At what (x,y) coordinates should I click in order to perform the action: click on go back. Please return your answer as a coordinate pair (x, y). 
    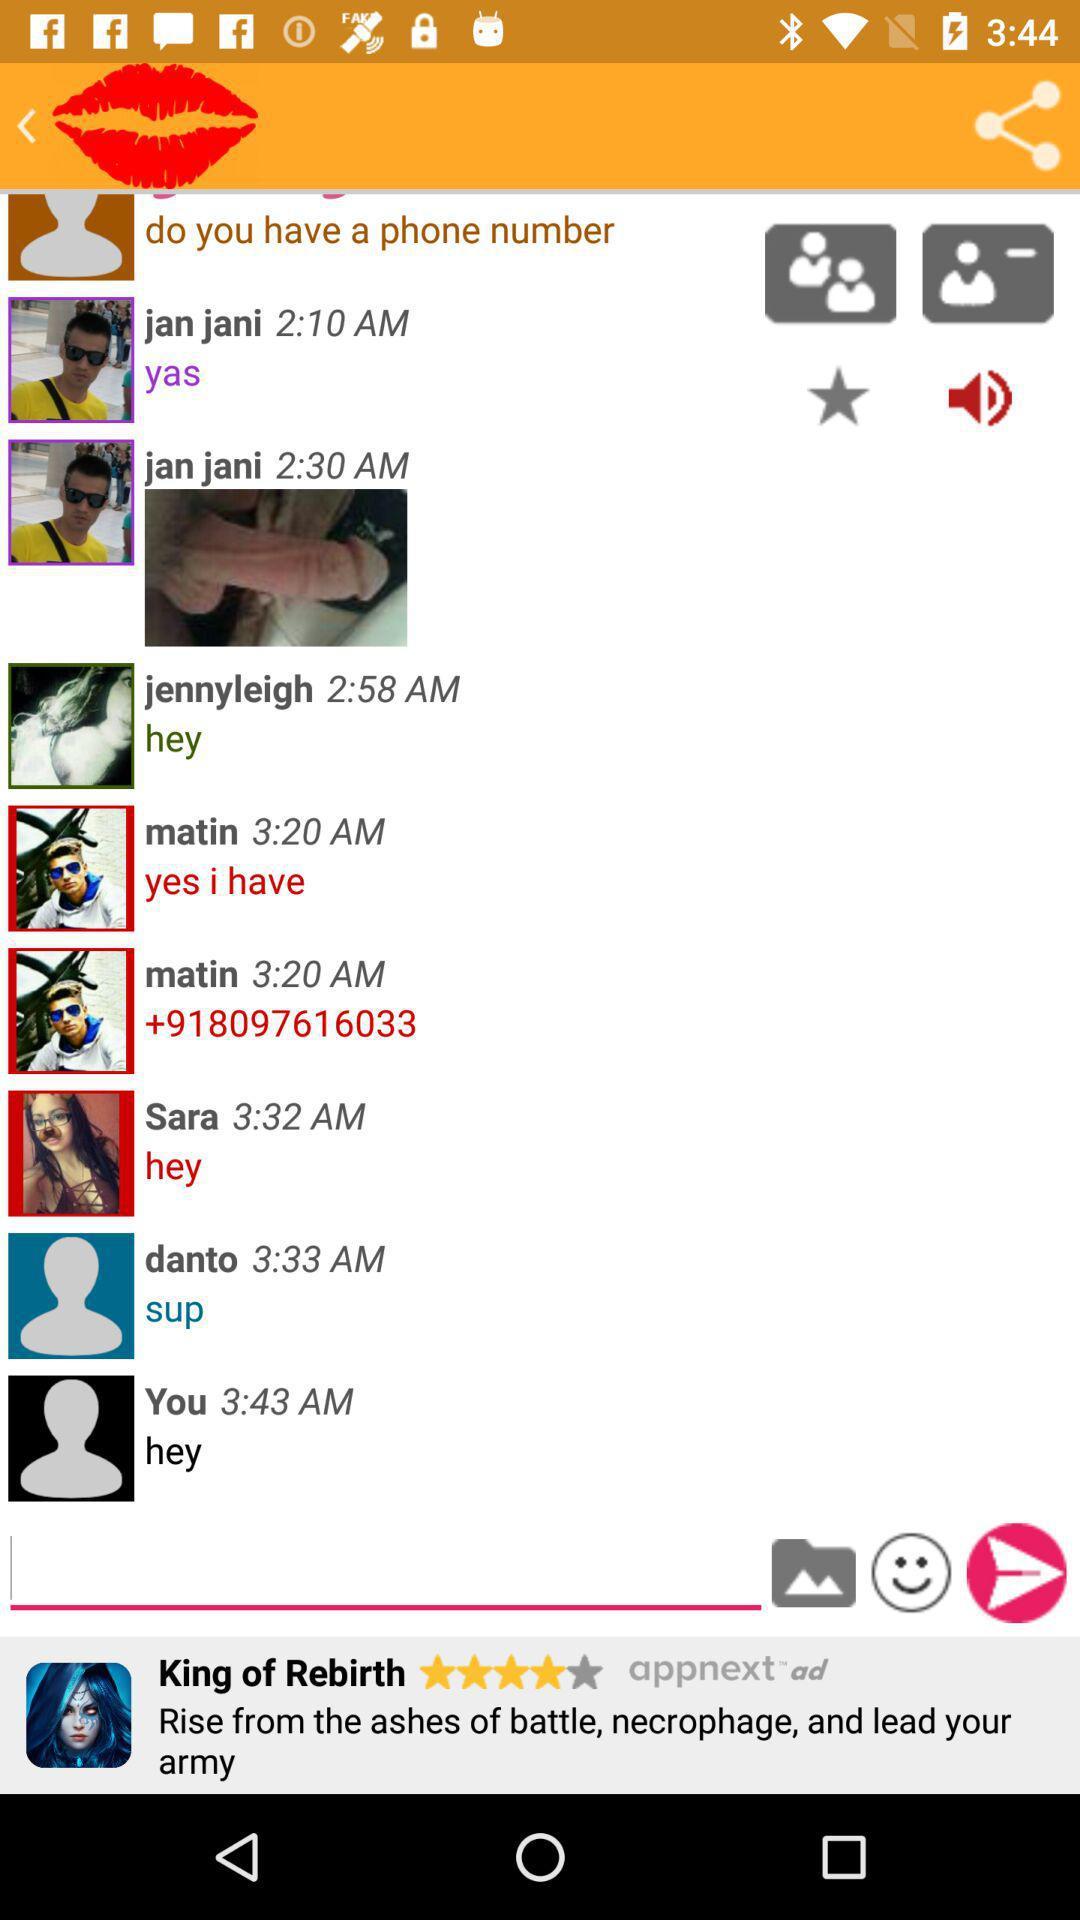
    Looking at the image, I should click on (26, 124).